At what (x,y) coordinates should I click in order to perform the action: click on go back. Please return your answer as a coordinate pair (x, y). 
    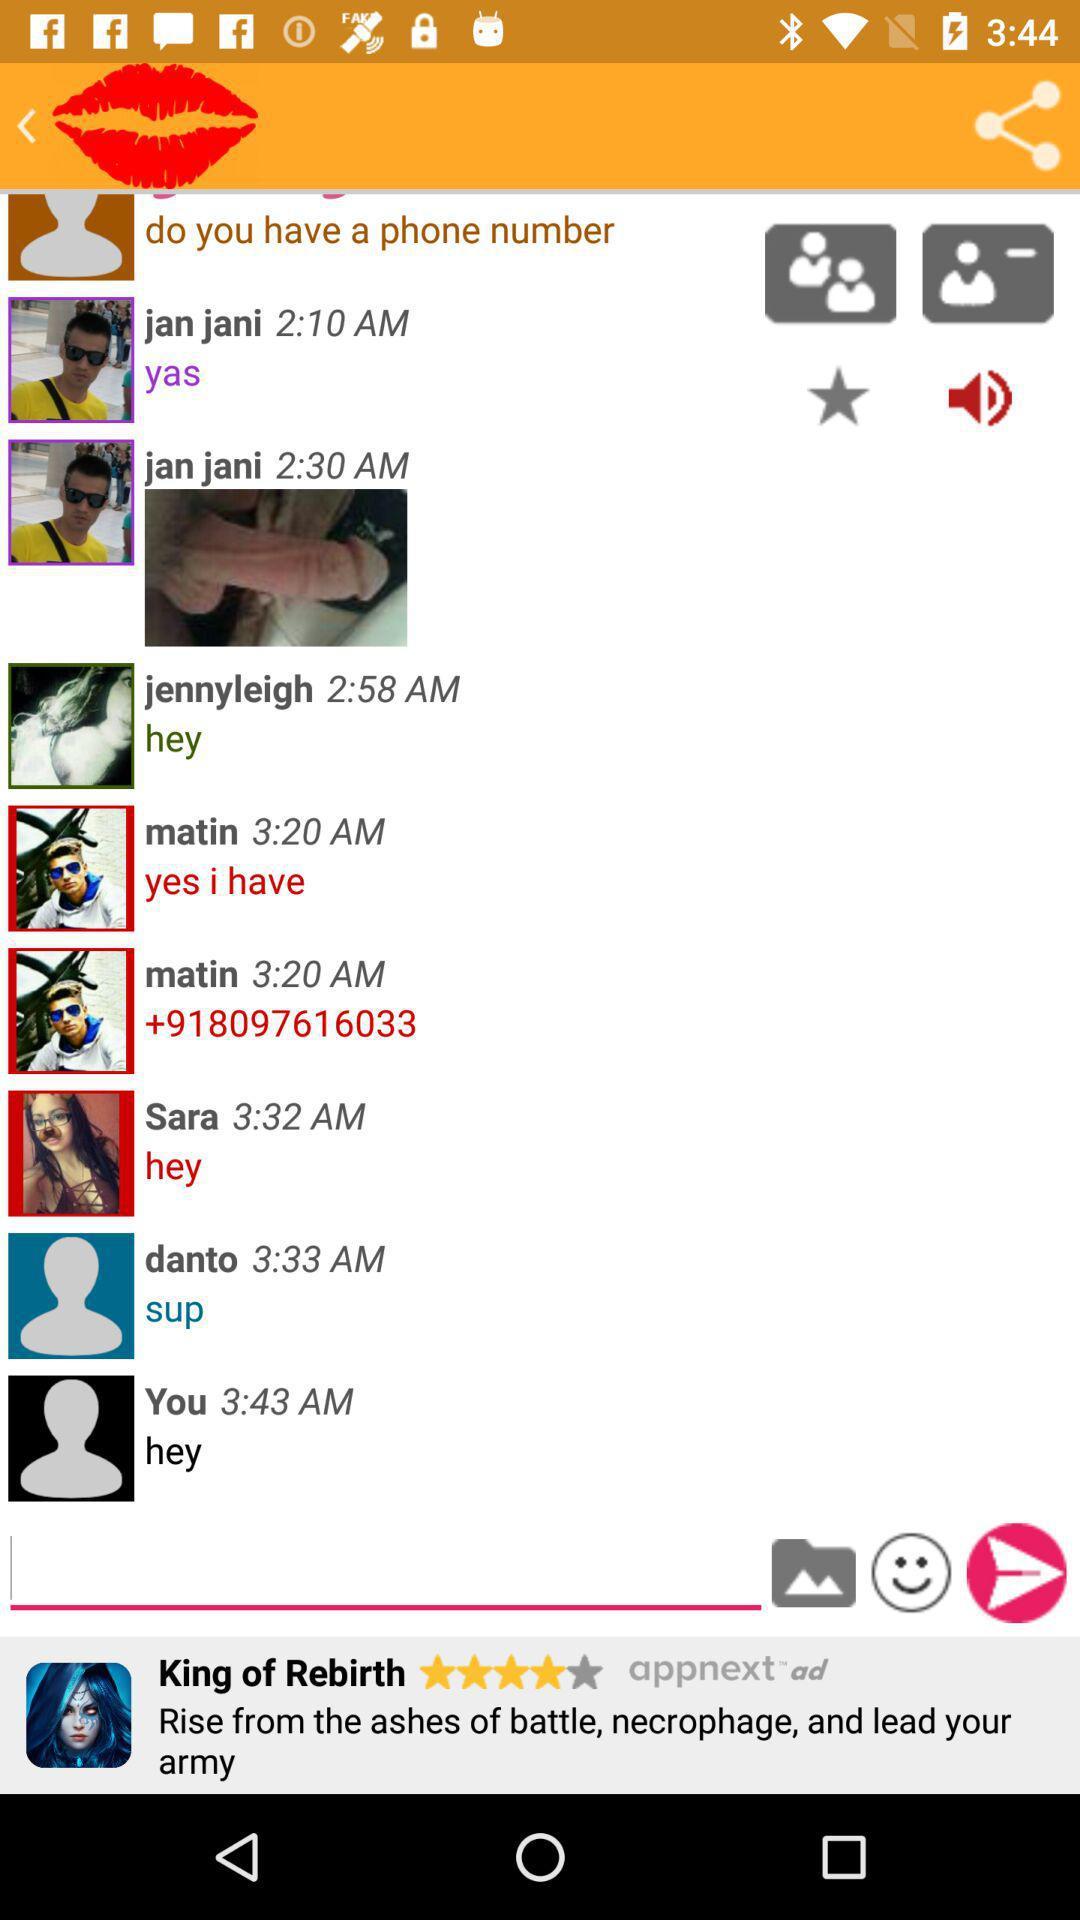
    Looking at the image, I should click on (26, 124).